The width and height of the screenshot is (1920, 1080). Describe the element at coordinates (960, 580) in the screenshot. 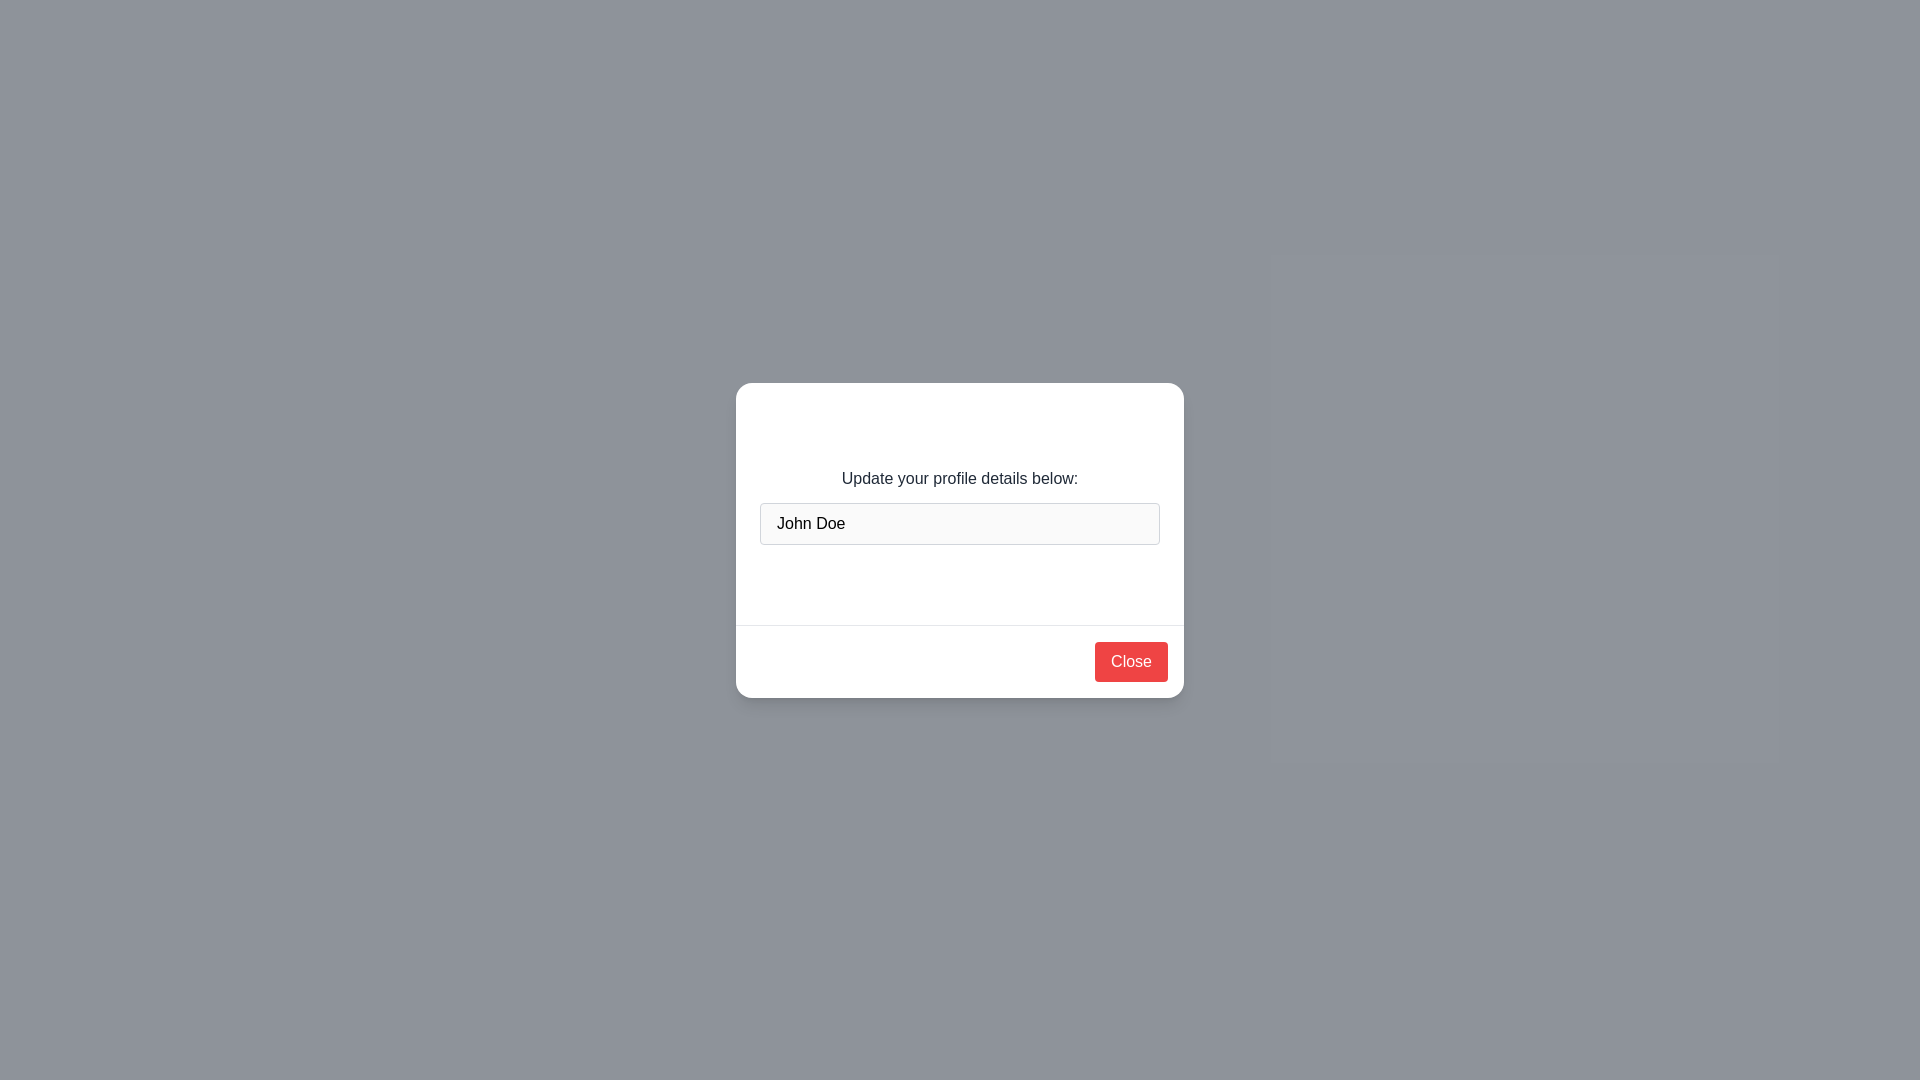

I see `'Edit' button to enable editing of the username` at that location.